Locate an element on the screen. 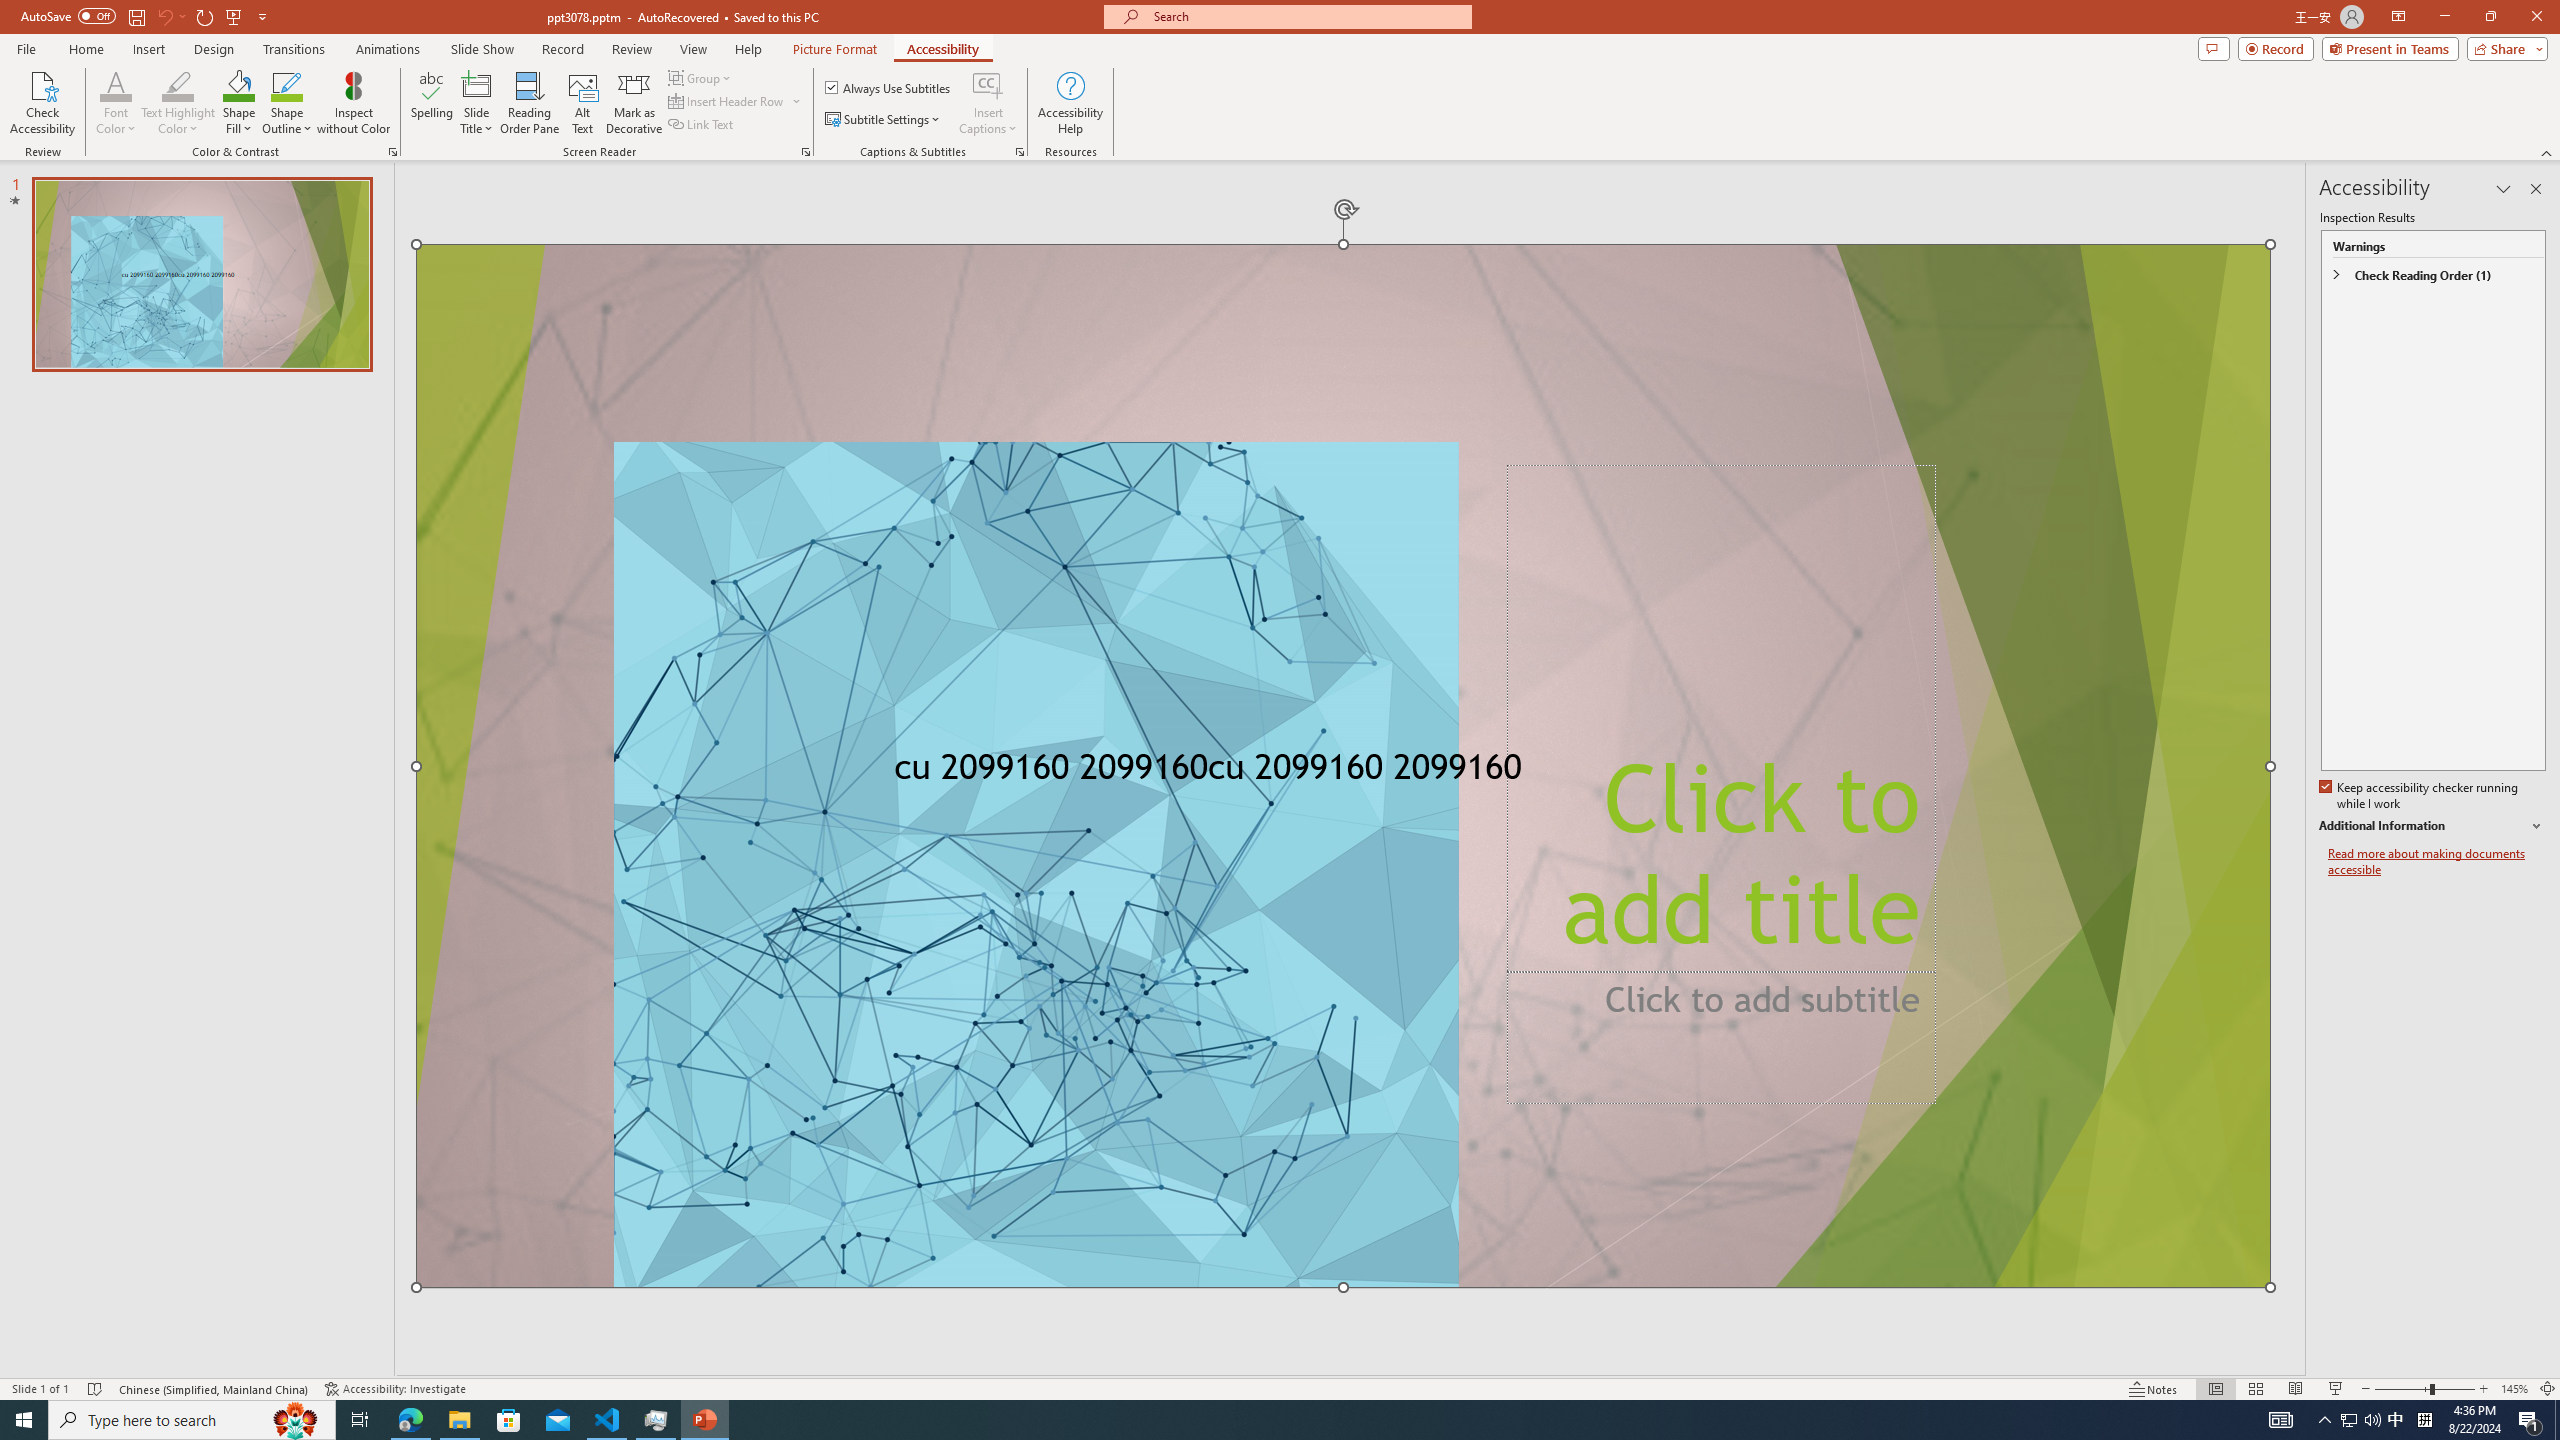 This screenshot has height=1440, width=2560. 'Subtitle Settings' is located at coordinates (884, 118).